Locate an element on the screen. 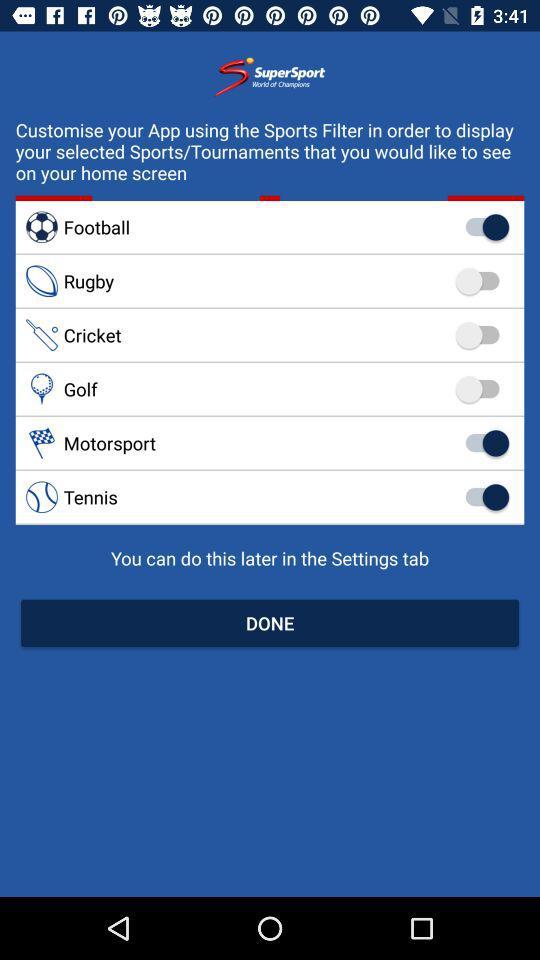  the golf is located at coordinates (270, 388).